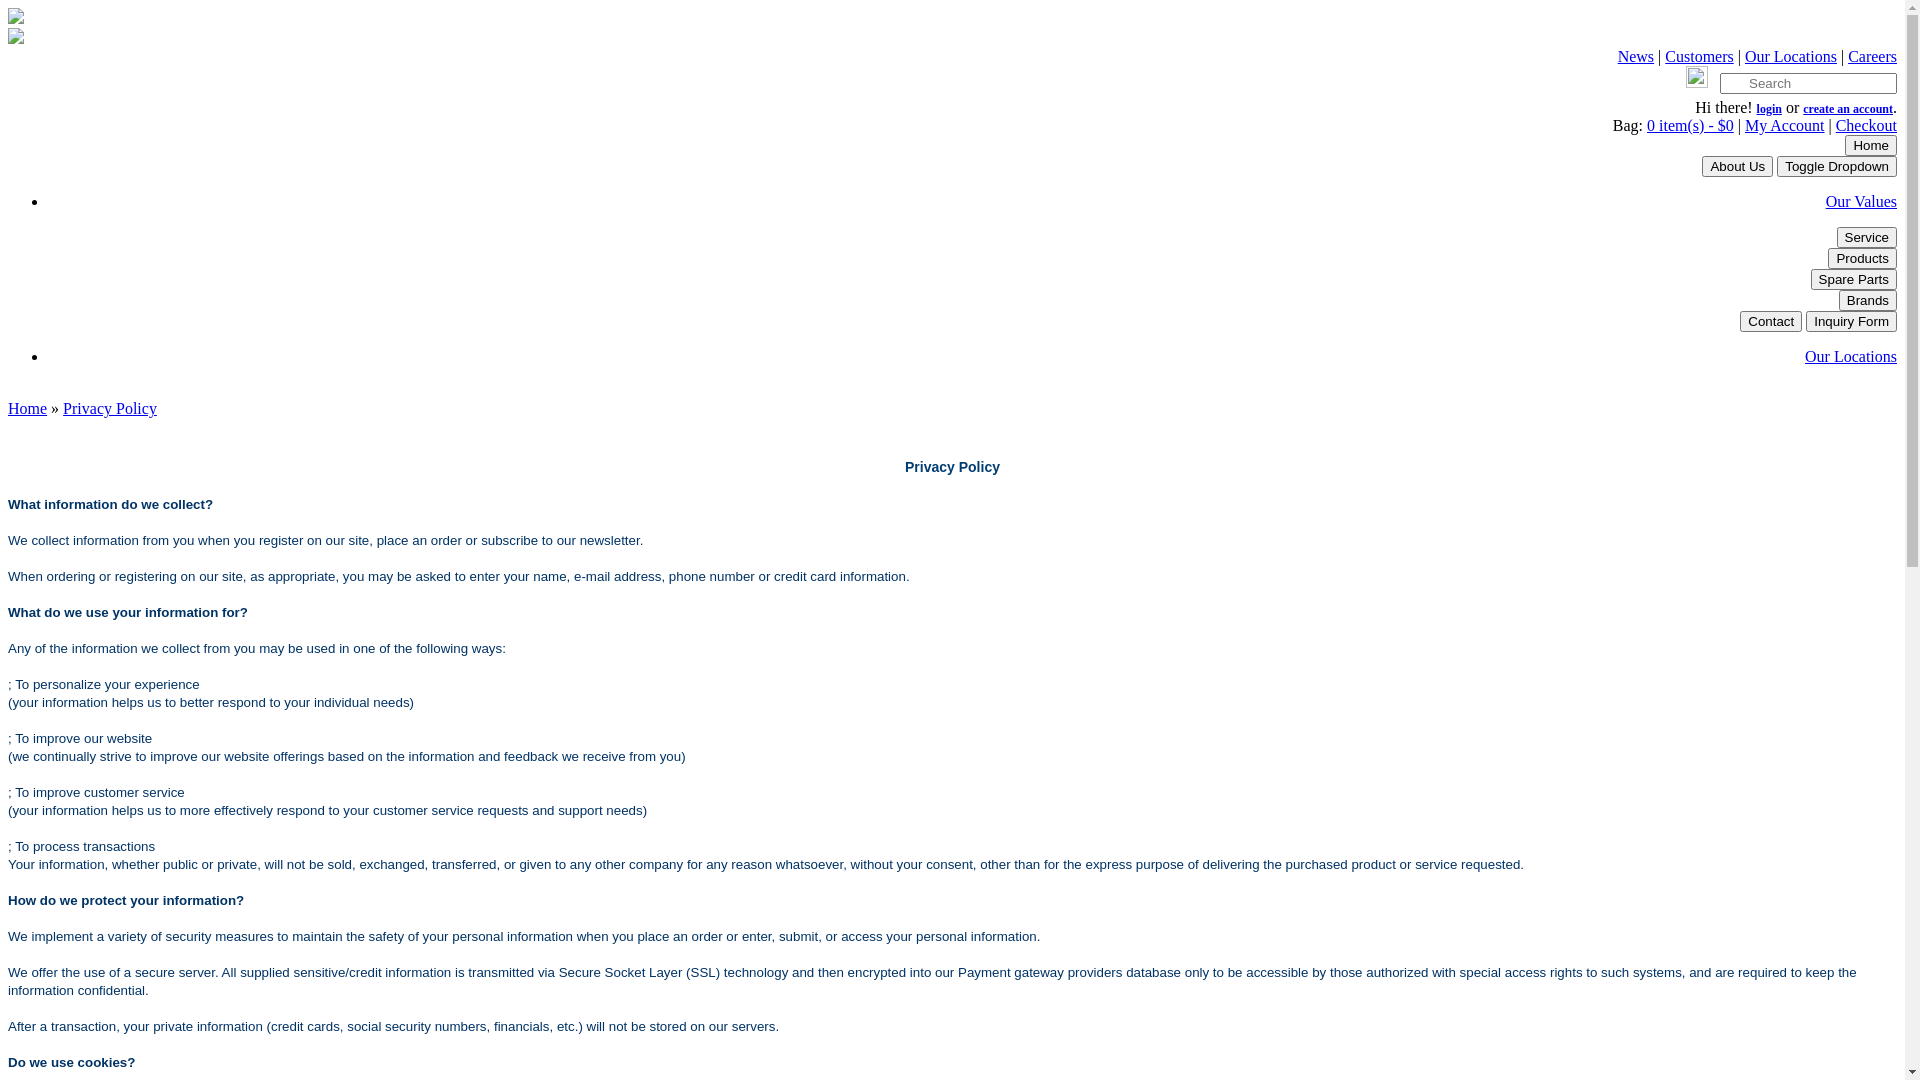 This screenshot has width=1920, height=1080. Describe the element at coordinates (1698, 55) in the screenshot. I see `'Customers'` at that location.